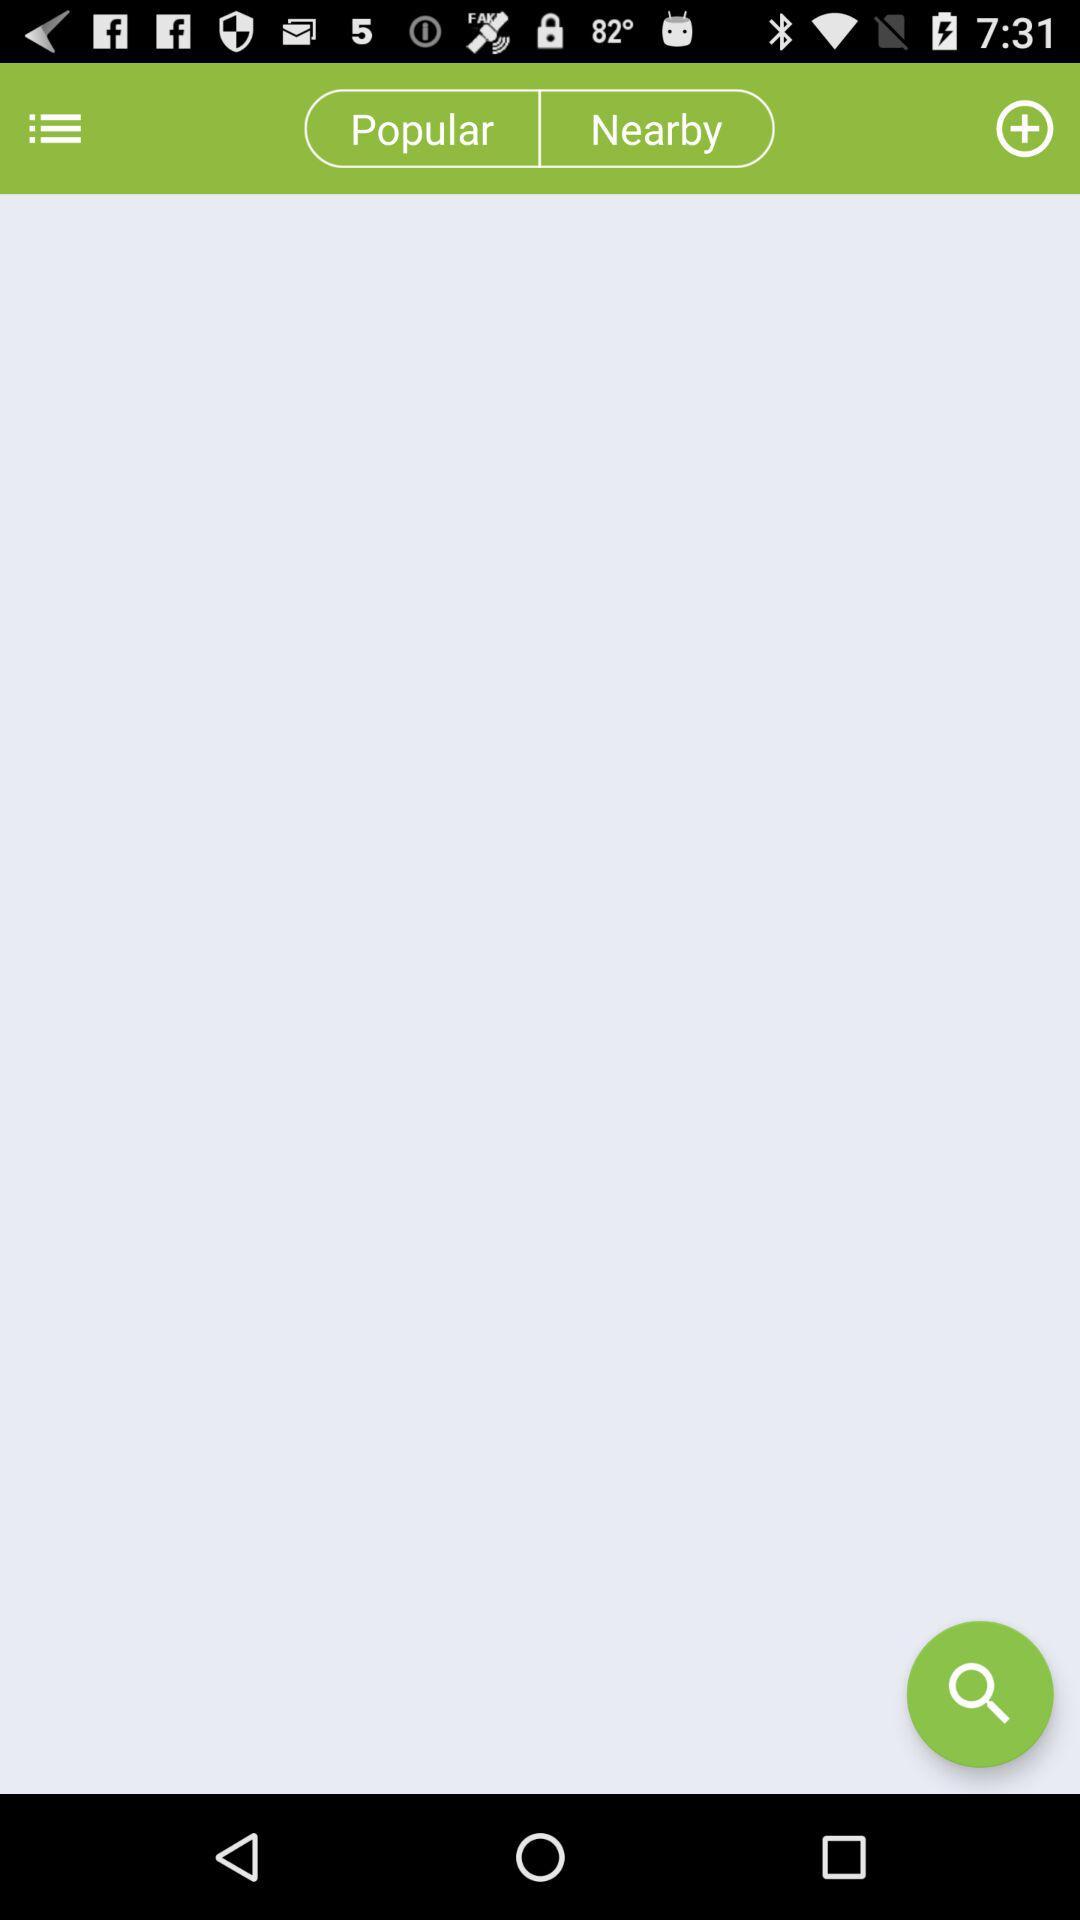 Image resolution: width=1080 pixels, height=1920 pixels. Describe the element at coordinates (979, 1813) in the screenshot. I see `the search icon` at that location.